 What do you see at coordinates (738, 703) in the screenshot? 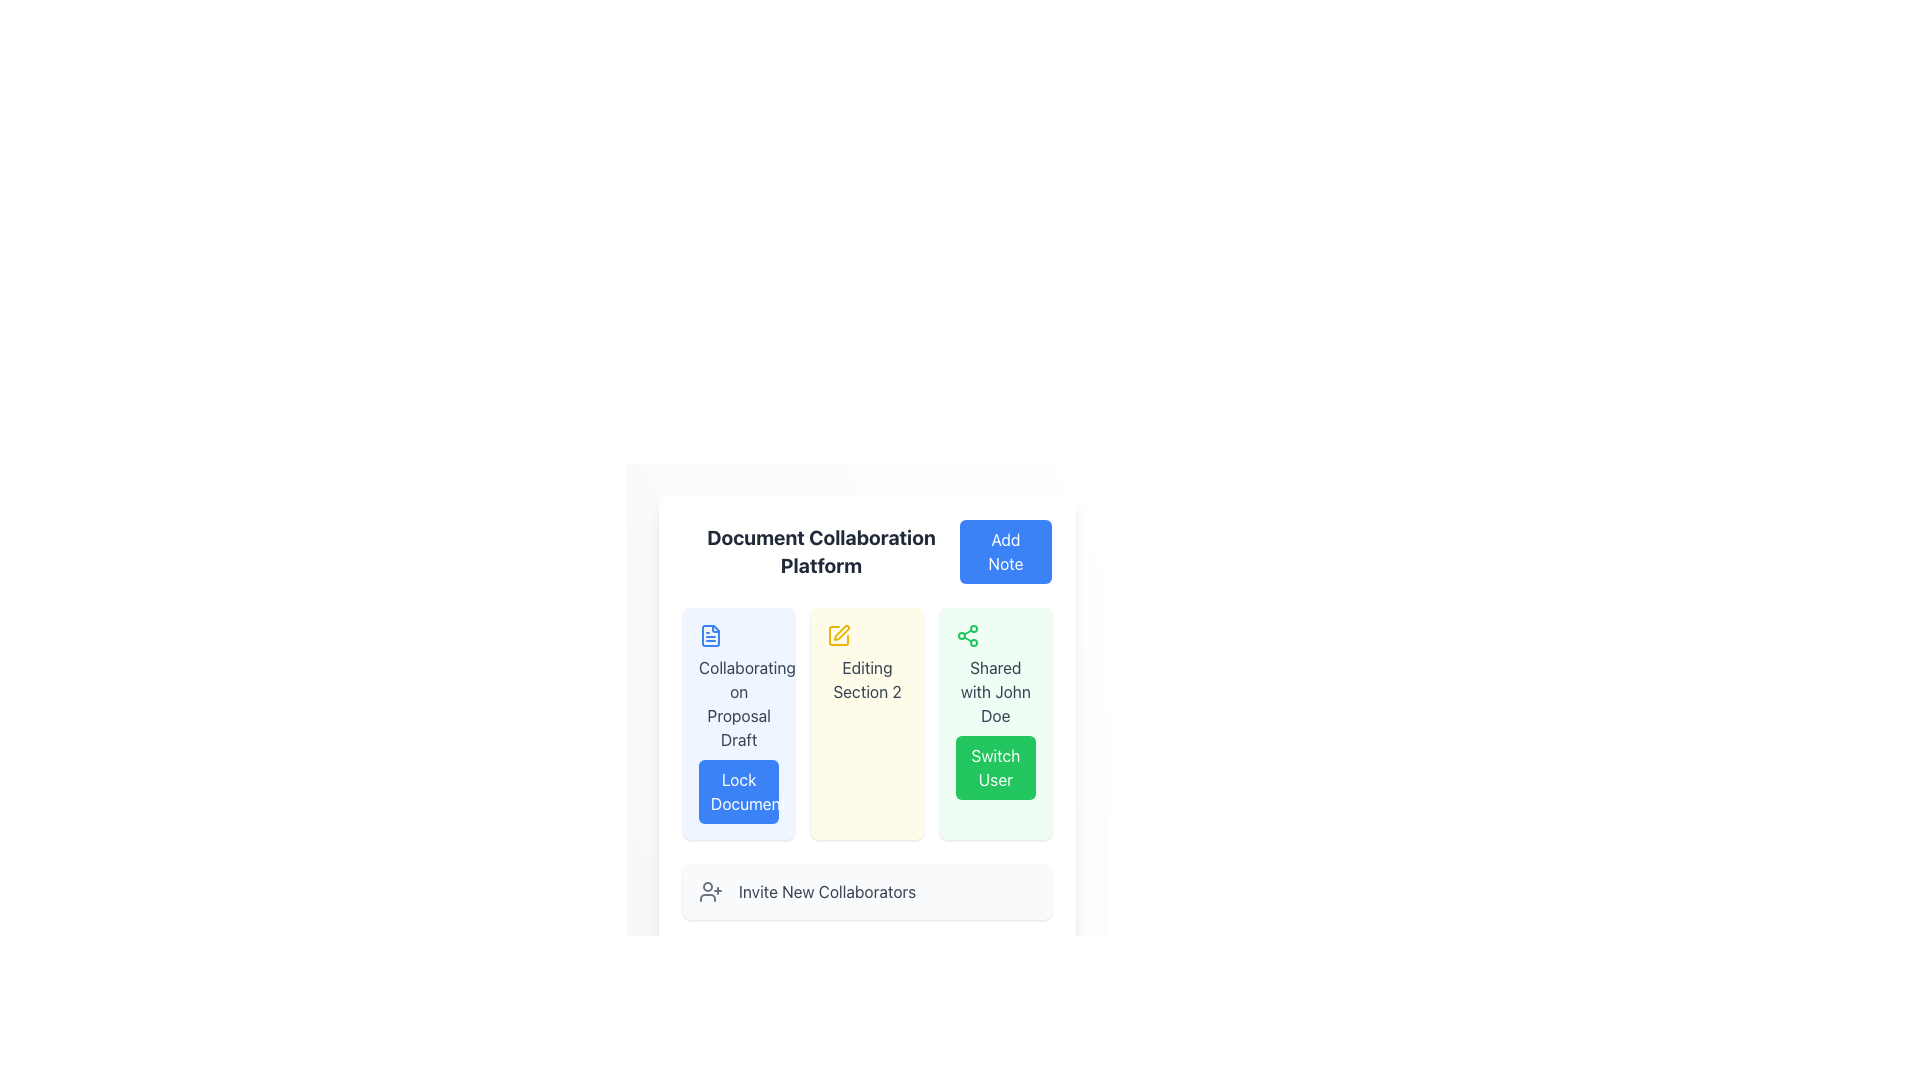
I see `the descriptive title label for the collaborative document editing feature located within the first blue card in a grid, positioned above the 'Lock Document' button` at bounding box center [738, 703].